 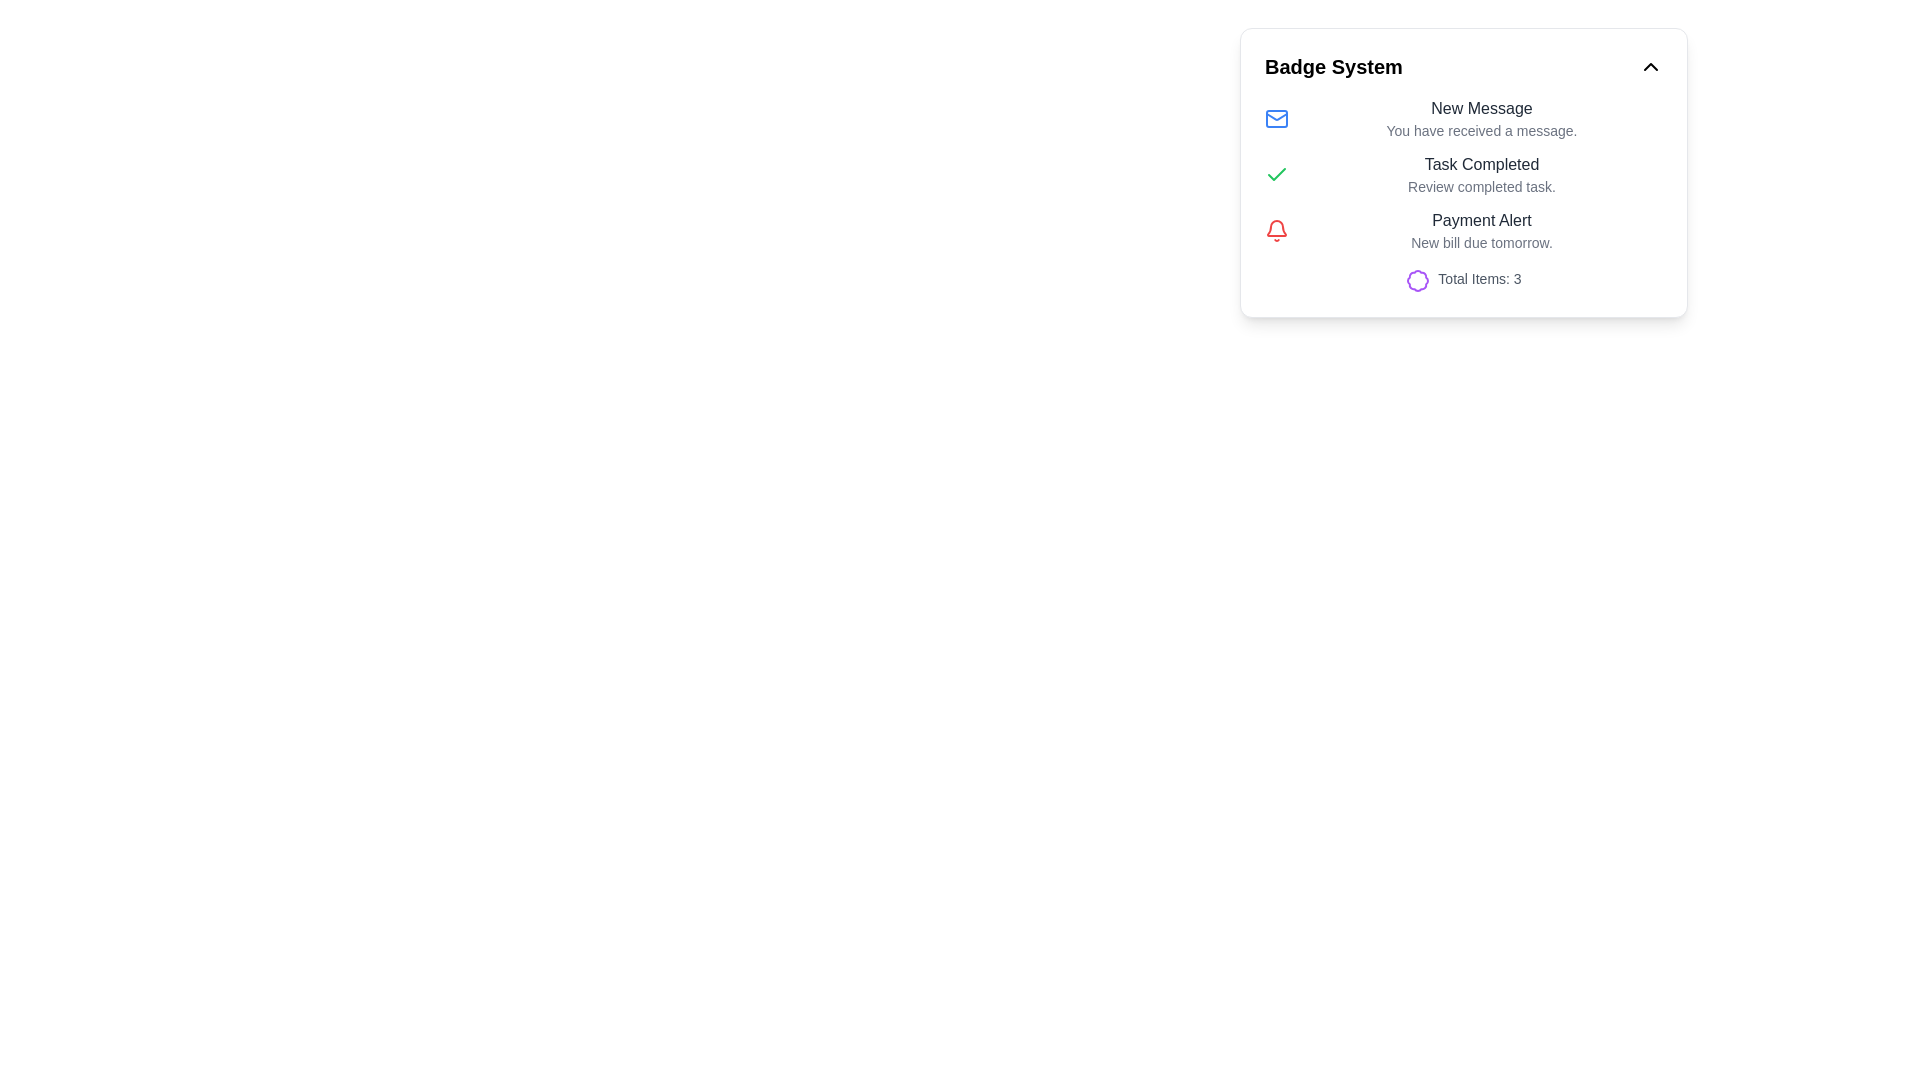 I want to click on the alert icon located next to the 'Payment Alert' text to acknowledge the alert, so click(x=1275, y=230).